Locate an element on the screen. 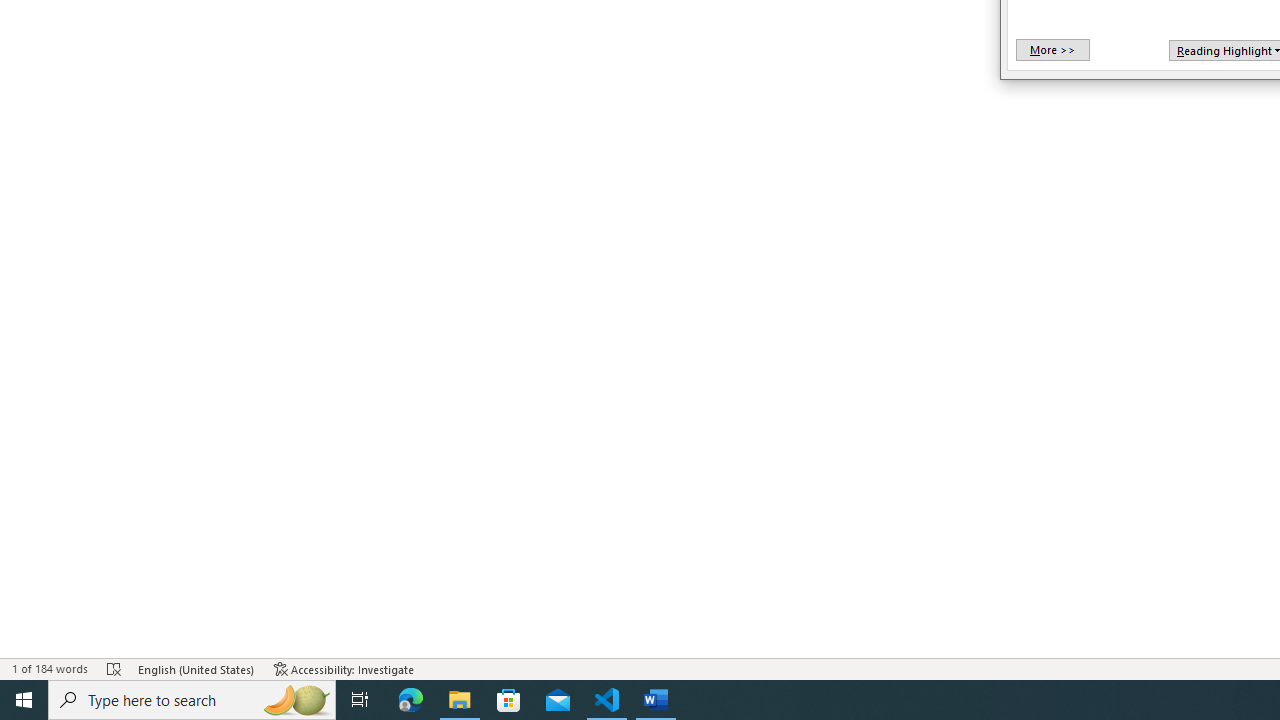 The width and height of the screenshot is (1280, 720). 'Word Count 1 of 184 words' is located at coordinates (49, 669).